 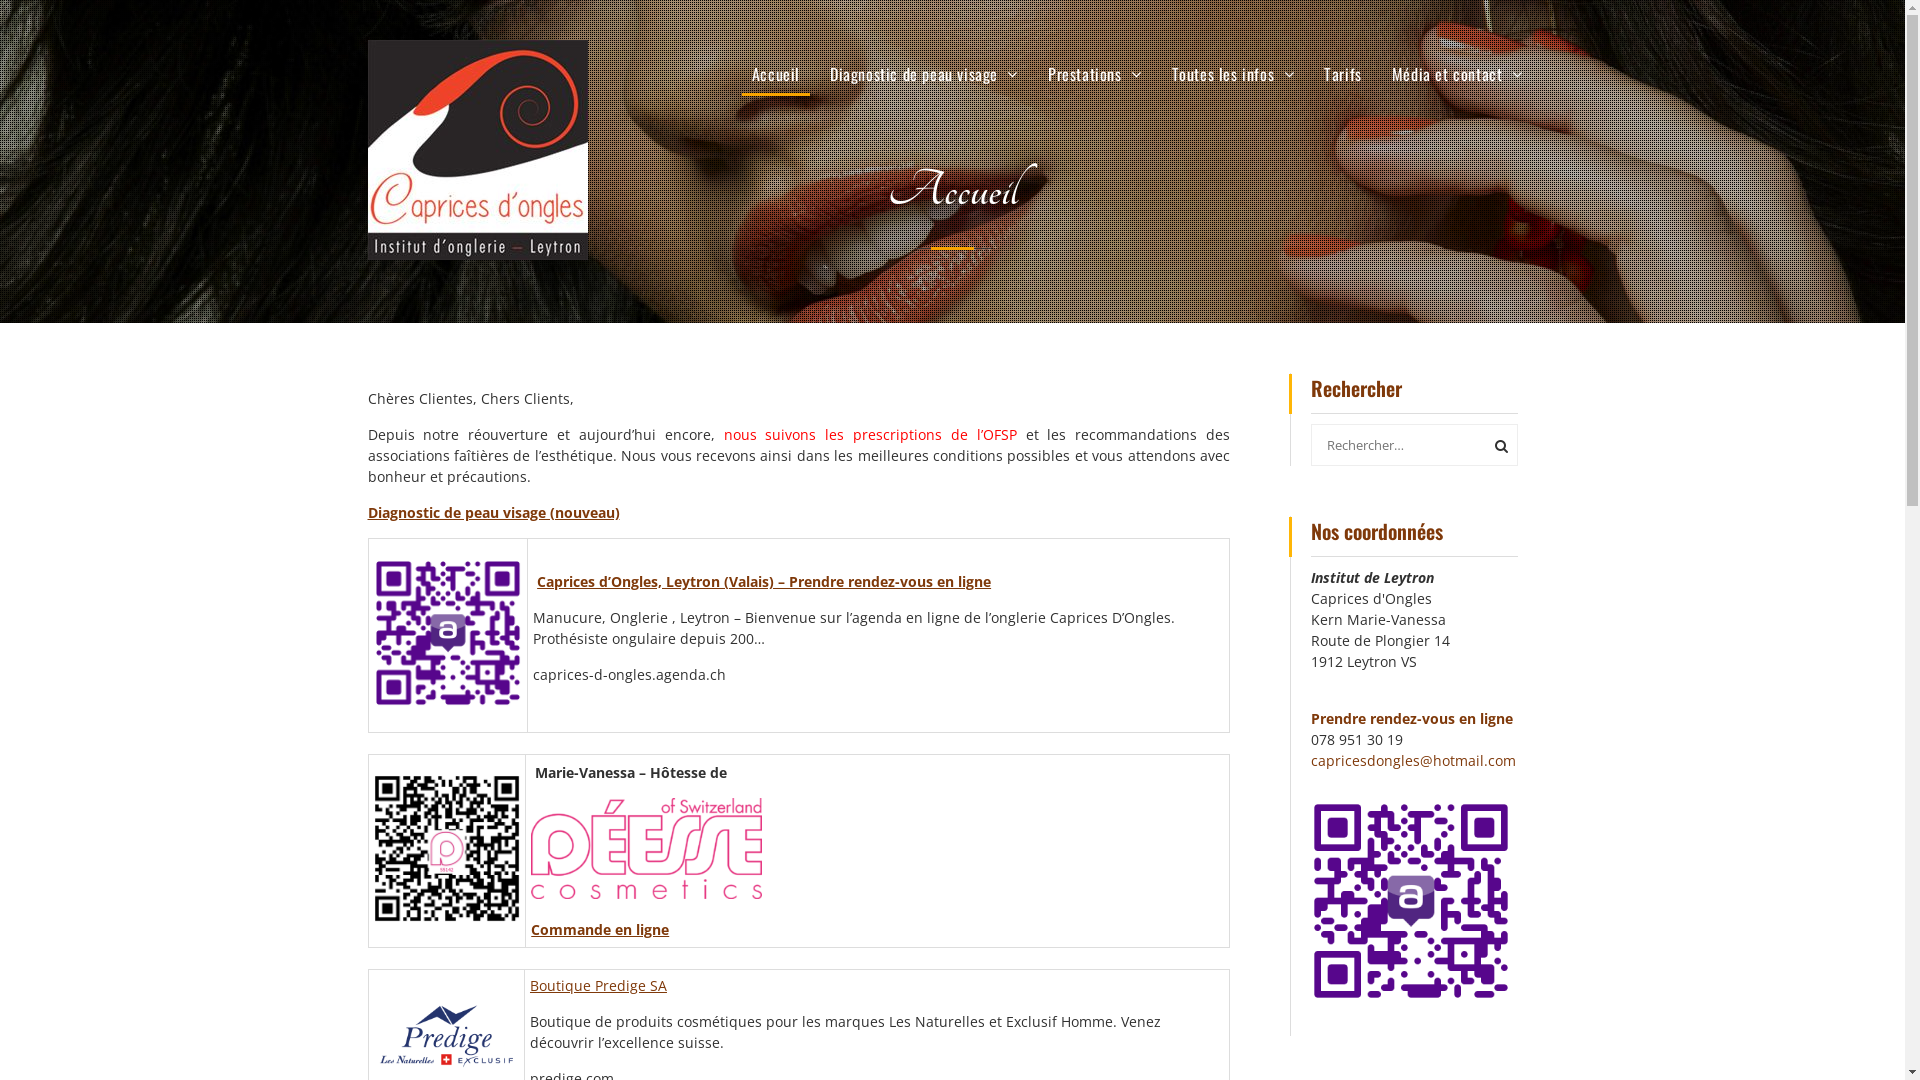 I want to click on 'Prestations', so click(x=1093, y=72).